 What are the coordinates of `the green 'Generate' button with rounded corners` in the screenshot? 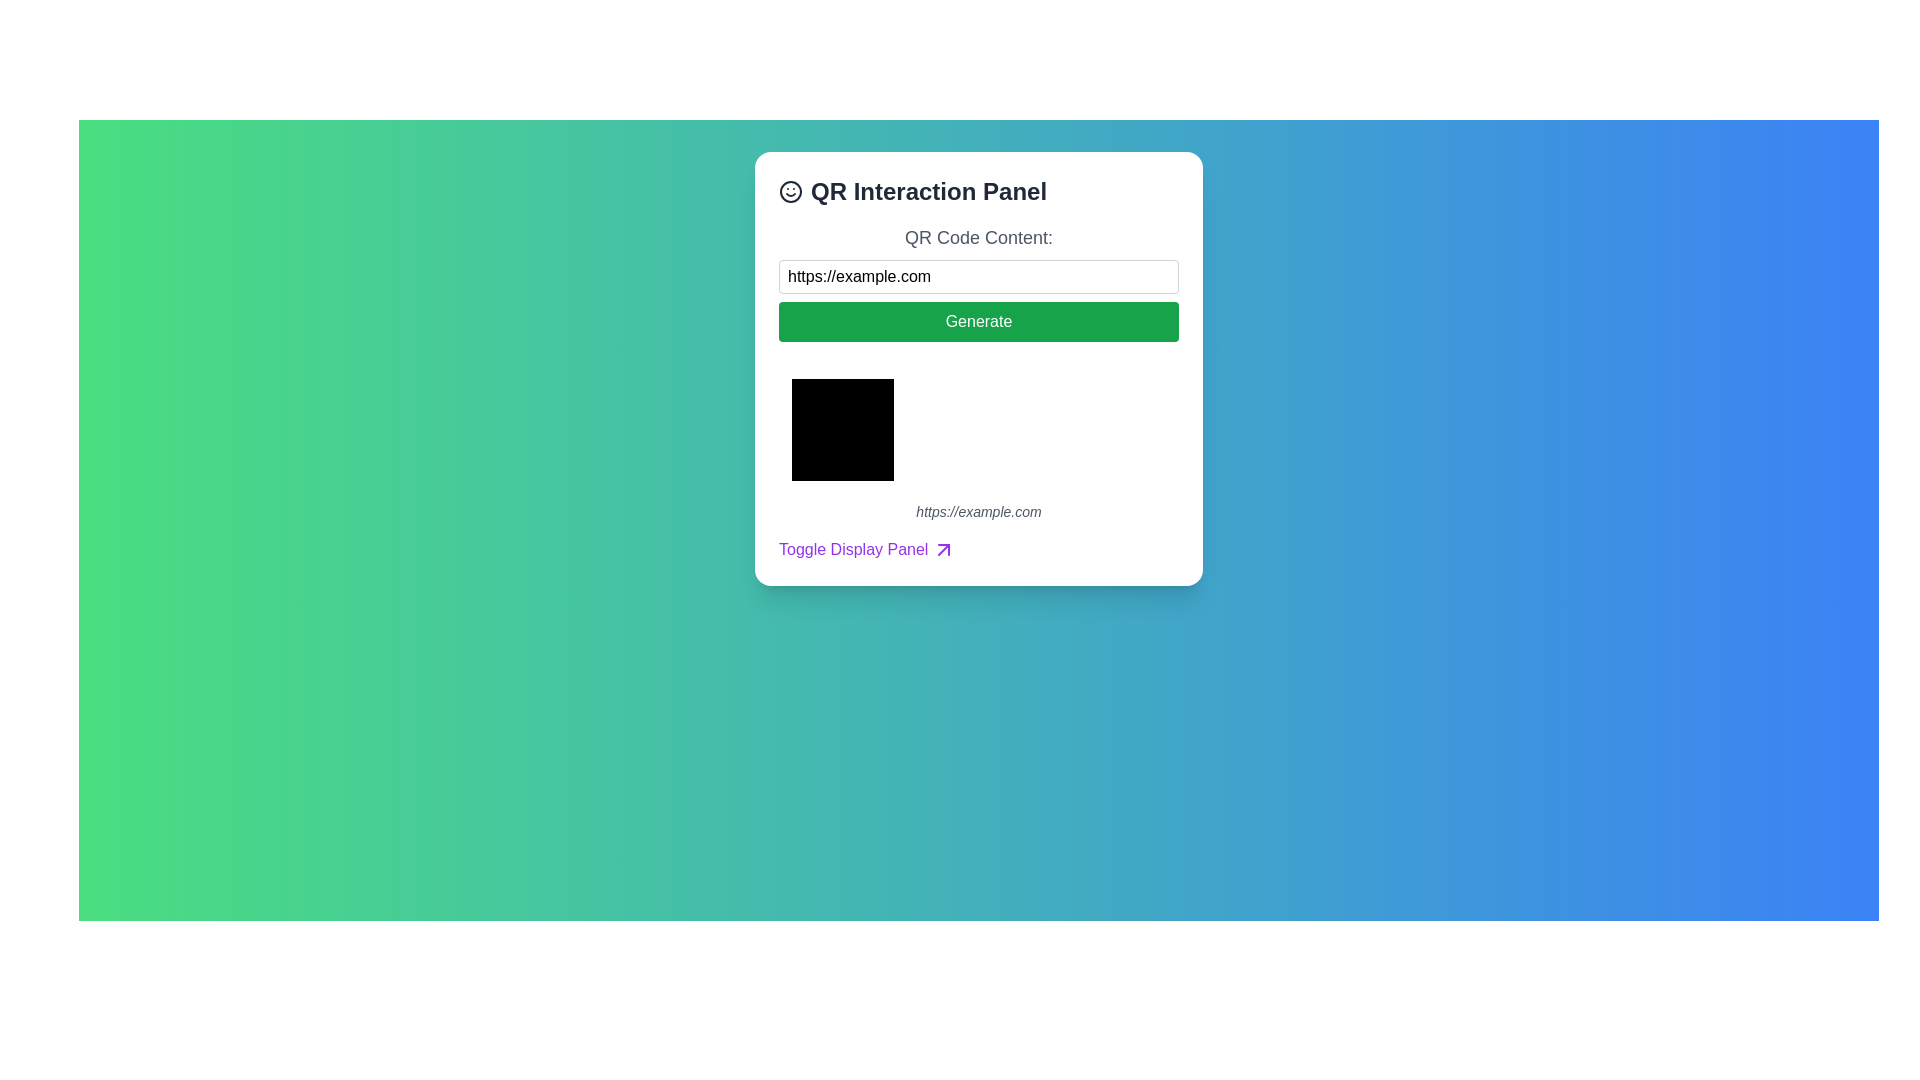 It's located at (979, 320).